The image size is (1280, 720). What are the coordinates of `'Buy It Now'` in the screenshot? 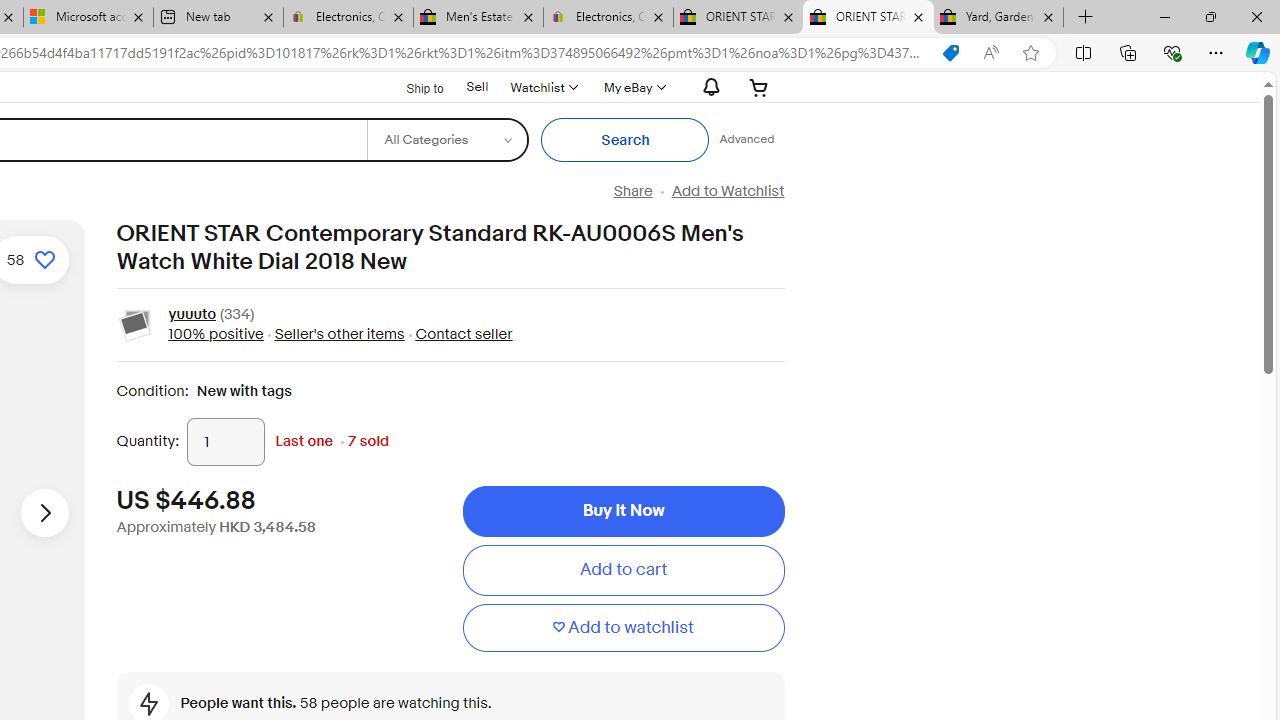 It's located at (622, 510).